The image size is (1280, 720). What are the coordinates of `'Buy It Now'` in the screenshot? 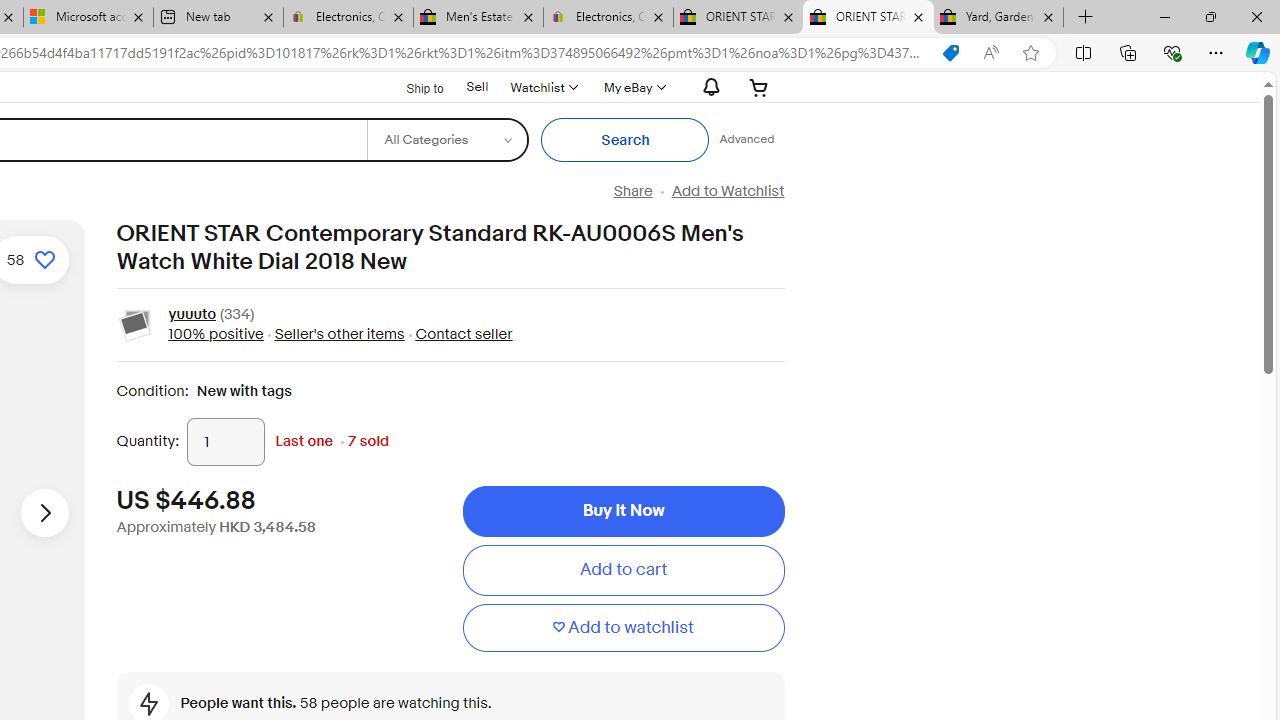 It's located at (622, 510).